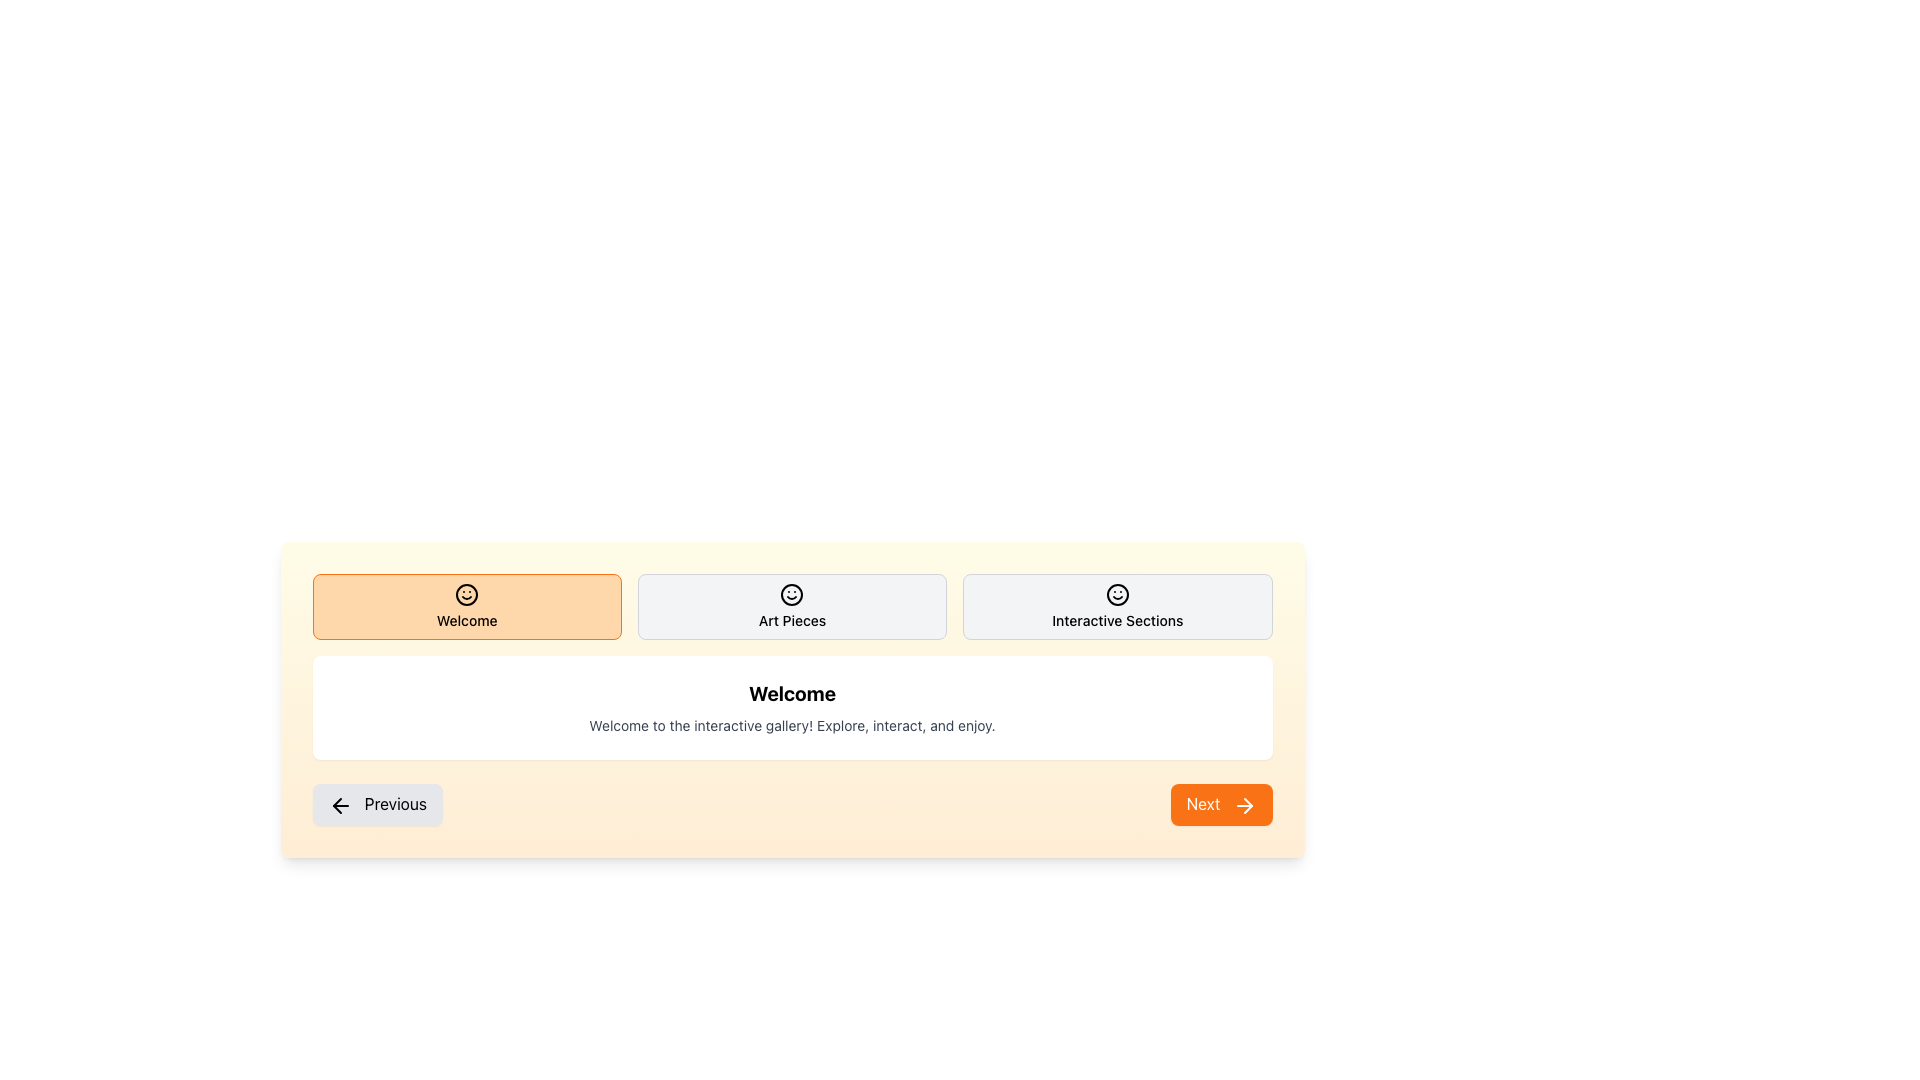  Describe the element at coordinates (791, 620) in the screenshot. I see `the text label that reads 'Art Pieces', styled with medium font weight and small font size, appearing in black text on a light gray background` at that location.